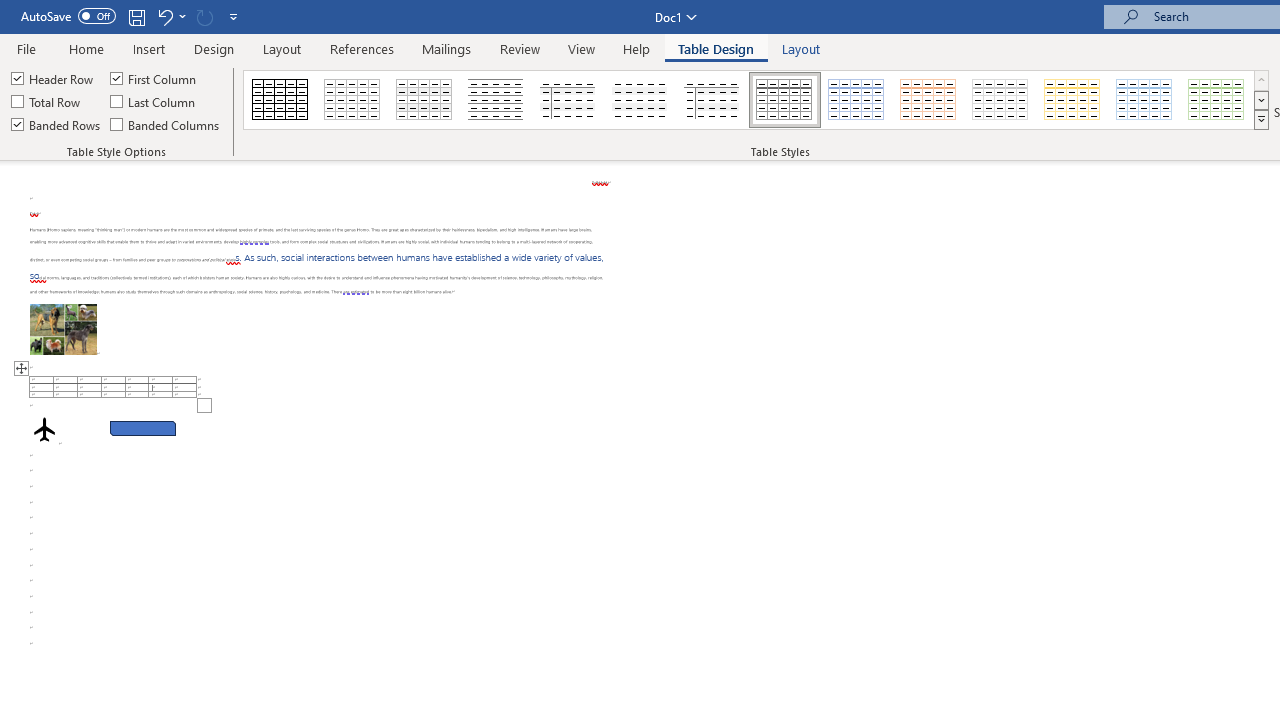  Describe the element at coordinates (1000, 100) in the screenshot. I see `'Grid Table 1 Light - Accent 3'` at that location.